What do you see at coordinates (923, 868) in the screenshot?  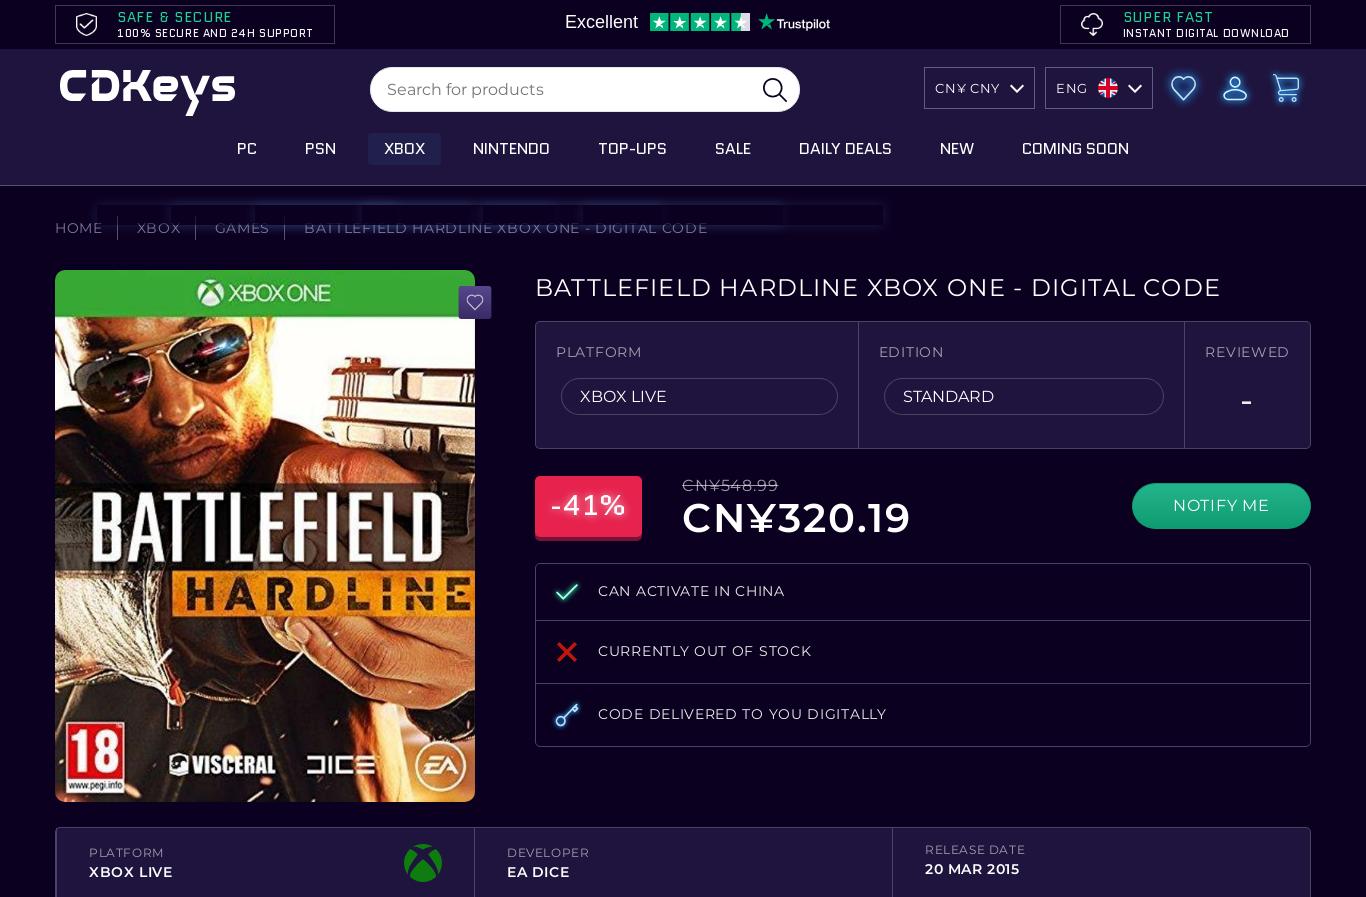 I see `'20 Mar 2015'` at bounding box center [923, 868].